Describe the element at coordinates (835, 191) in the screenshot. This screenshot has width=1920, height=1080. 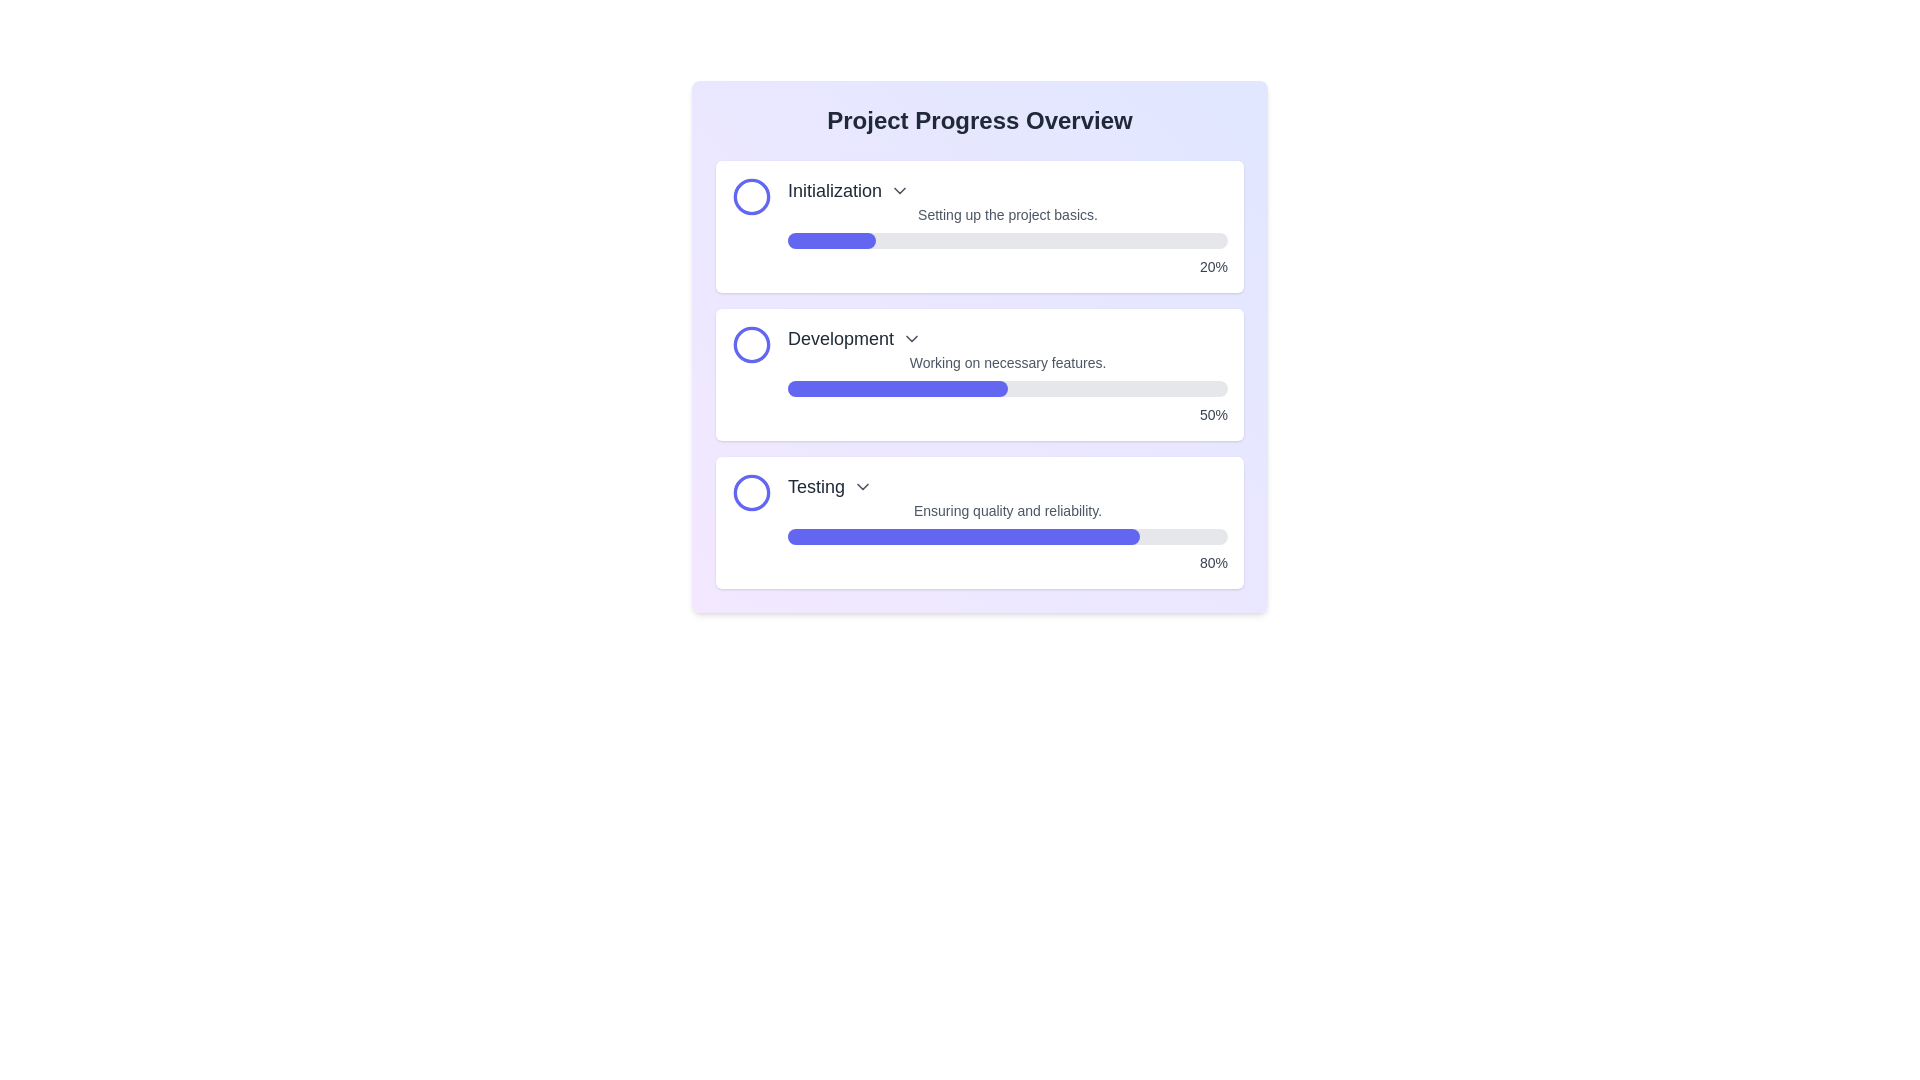
I see `the static text label that serves as a heading for the 'Initialization' phase of the progress overview, located at the topmost progress card` at that location.